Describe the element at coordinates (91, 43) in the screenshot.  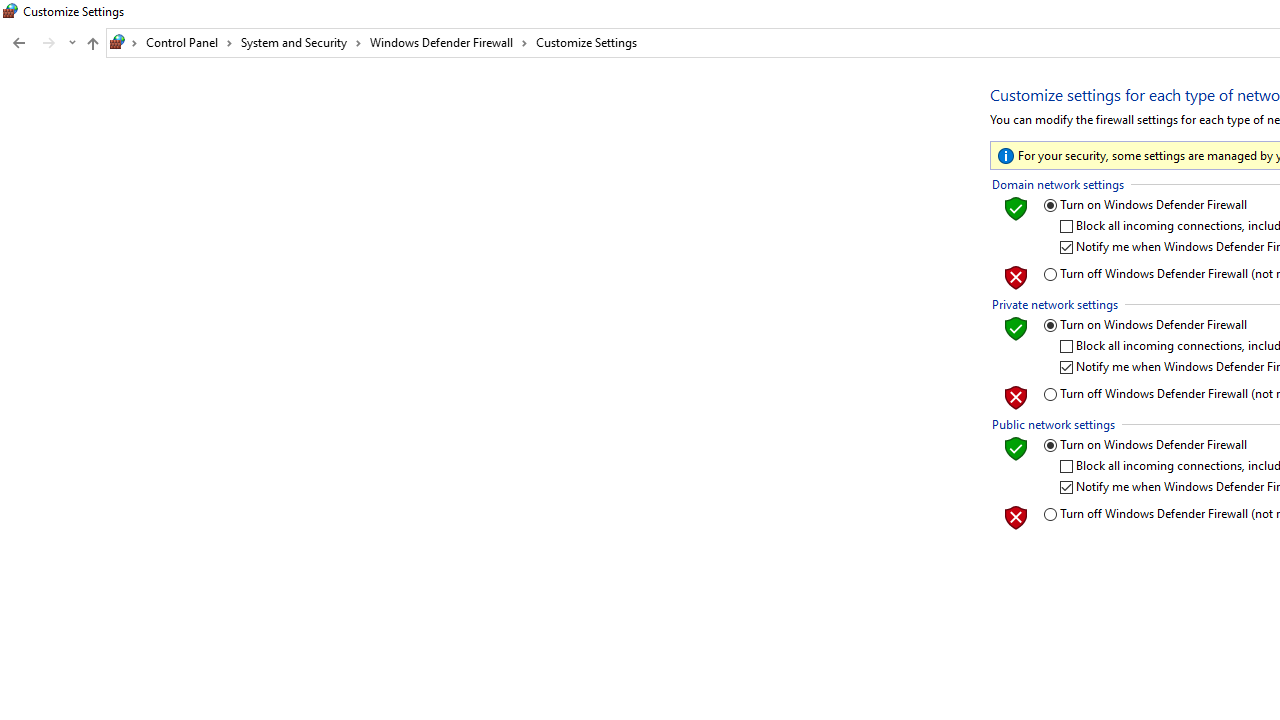
I see `'Up to "Windows Defender Firewall" (Alt + Up Arrow)'` at that location.